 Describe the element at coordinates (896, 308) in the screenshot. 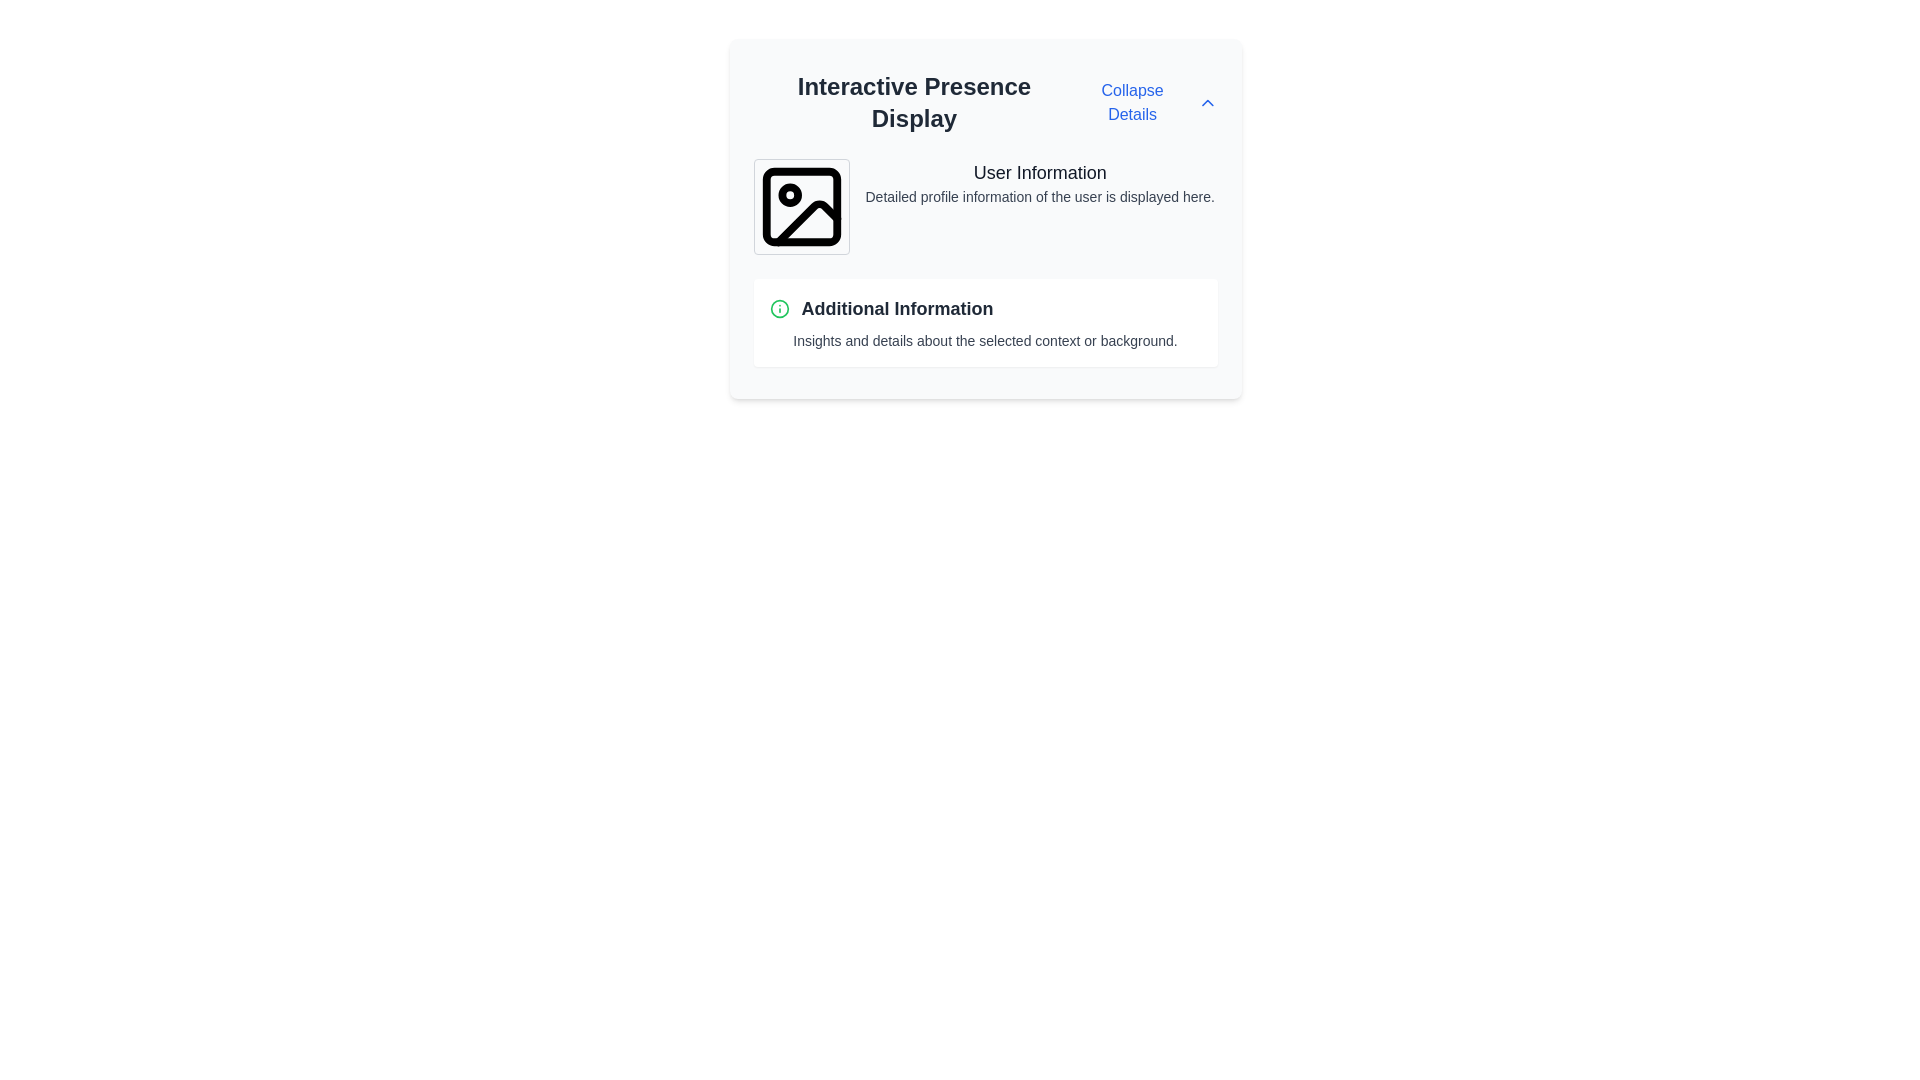

I see `the central text label or heading that indicates the presence of more details or insights associated with the displayed context, located below the main title block and next to an icon` at that location.